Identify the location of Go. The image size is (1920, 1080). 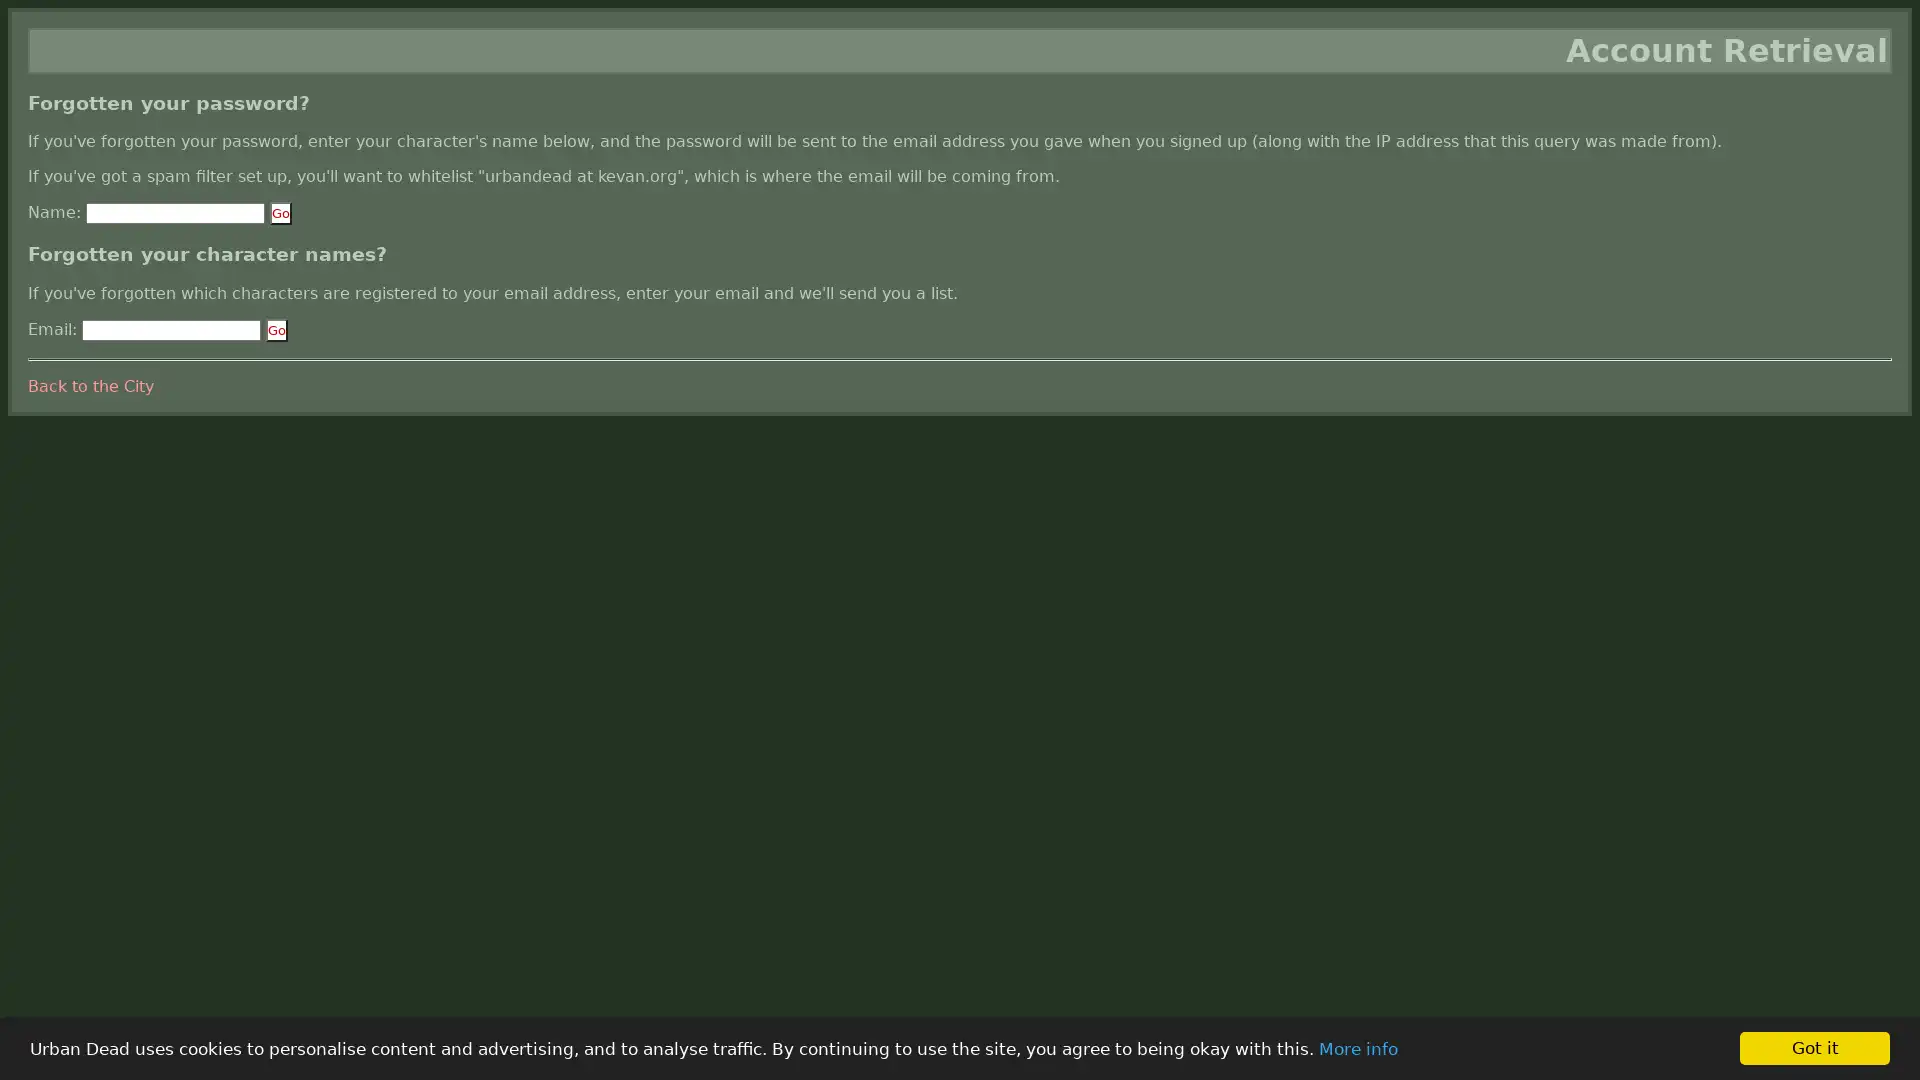
(276, 328).